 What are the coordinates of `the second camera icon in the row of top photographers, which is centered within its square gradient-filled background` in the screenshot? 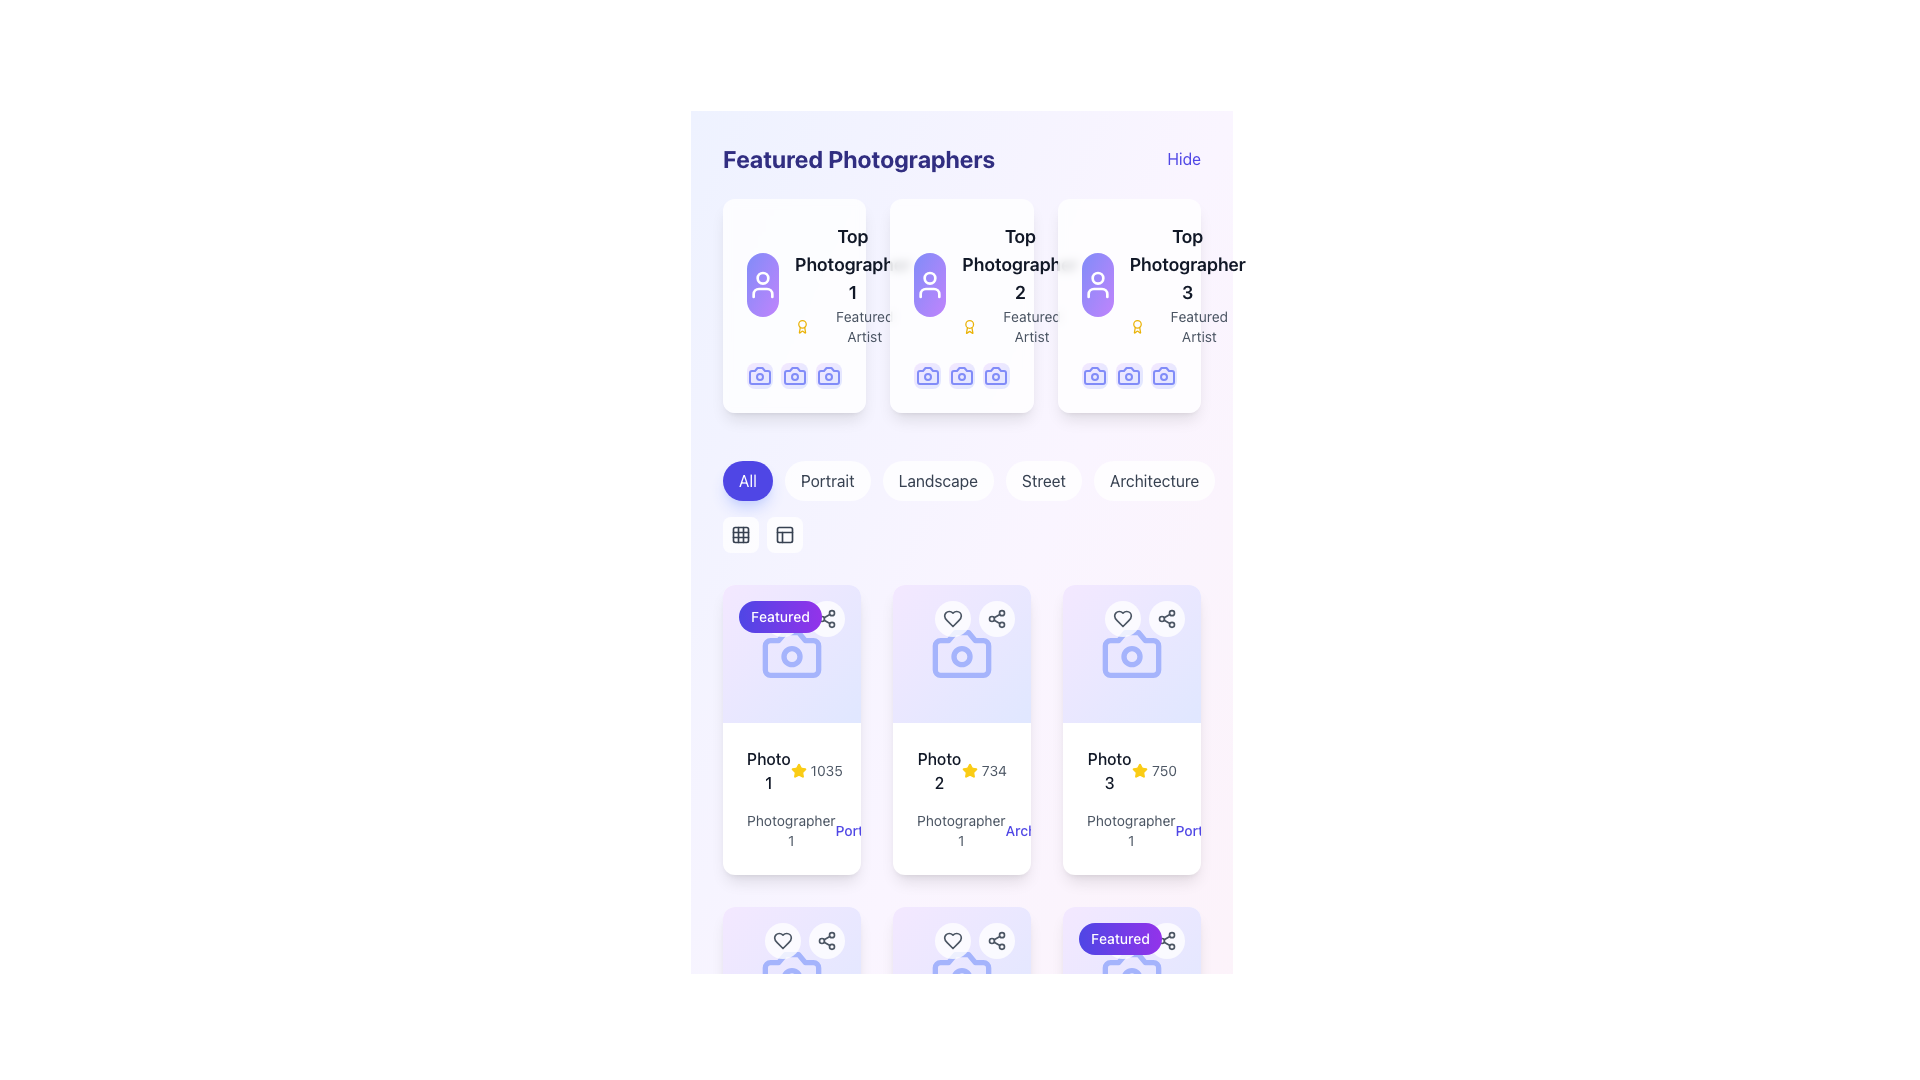 It's located at (961, 376).